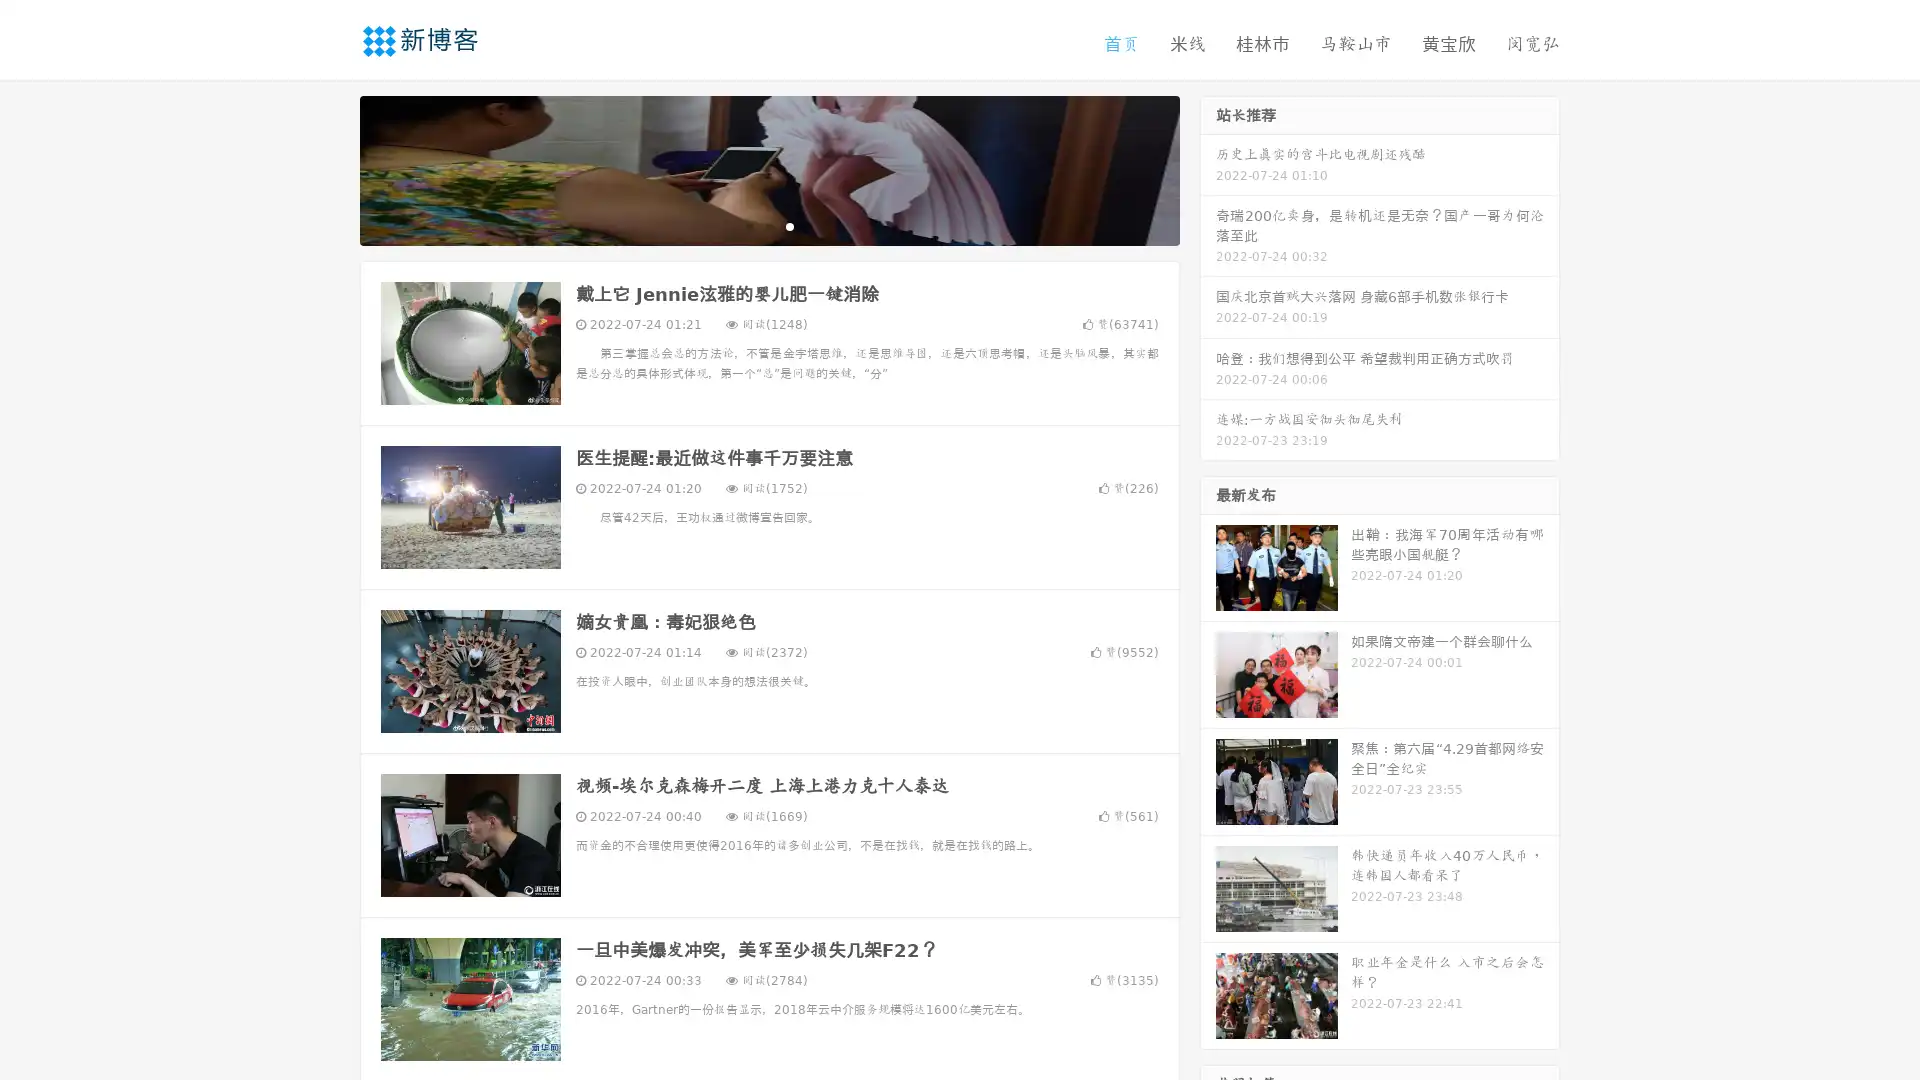 Image resolution: width=1920 pixels, height=1080 pixels. Describe the element at coordinates (768, 225) in the screenshot. I see `Go to slide 2` at that location.